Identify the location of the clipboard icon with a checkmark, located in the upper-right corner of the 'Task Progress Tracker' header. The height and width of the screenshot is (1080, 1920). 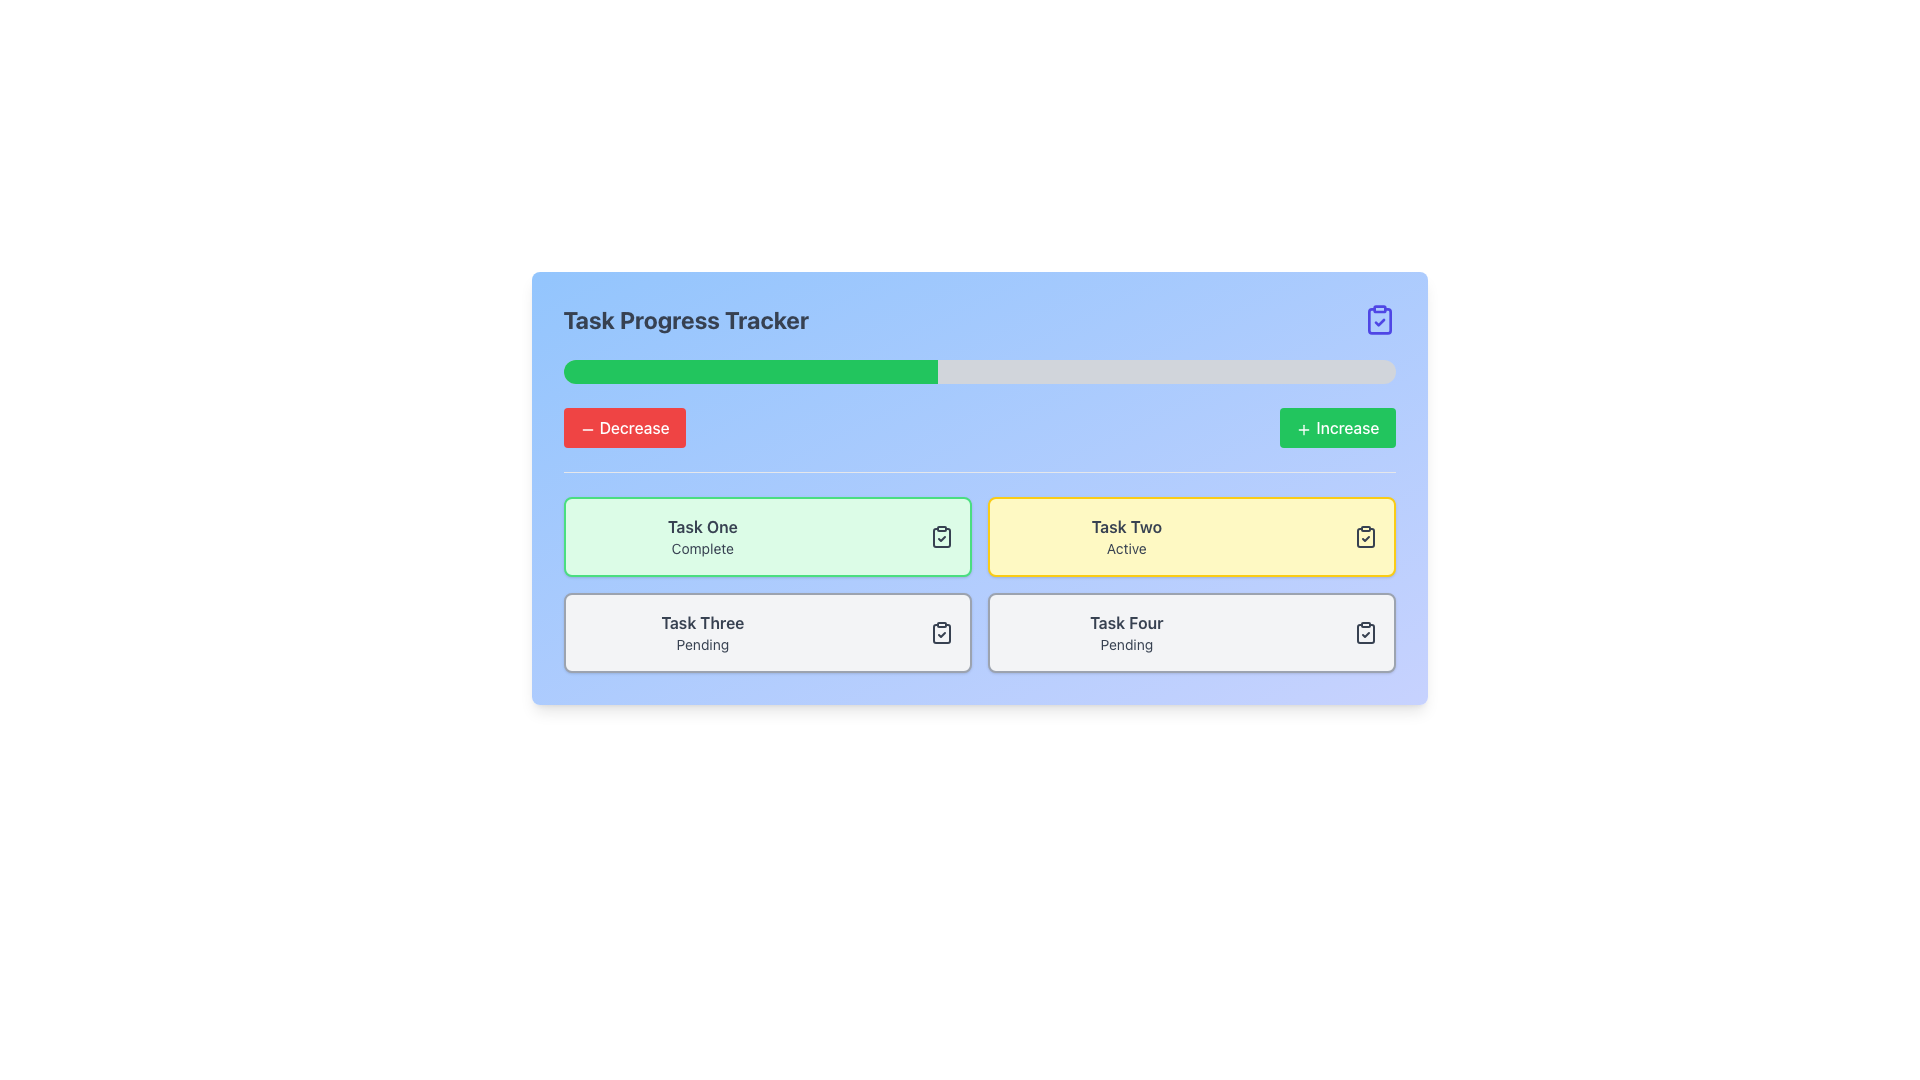
(1378, 319).